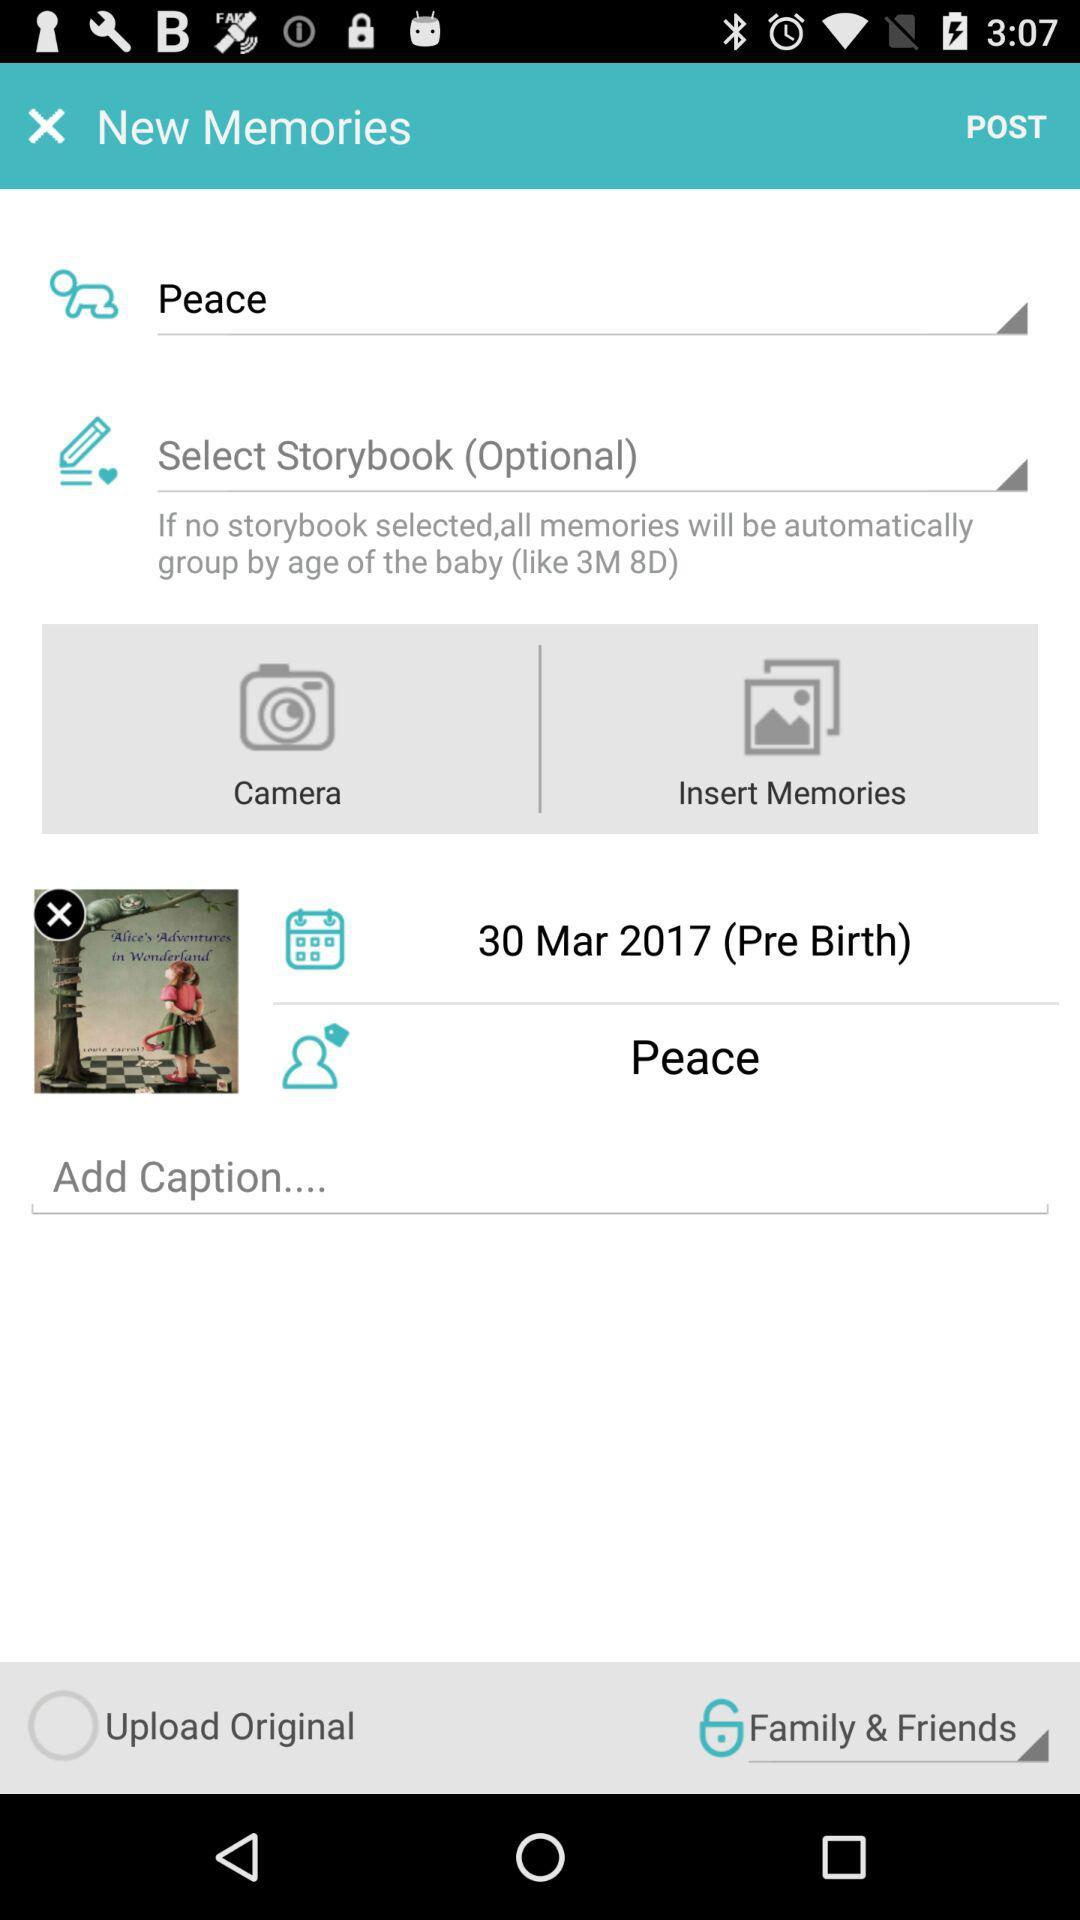 The height and width of the screenshot is (1920, 1080). I want to click on delete photo, so click(58, 913).